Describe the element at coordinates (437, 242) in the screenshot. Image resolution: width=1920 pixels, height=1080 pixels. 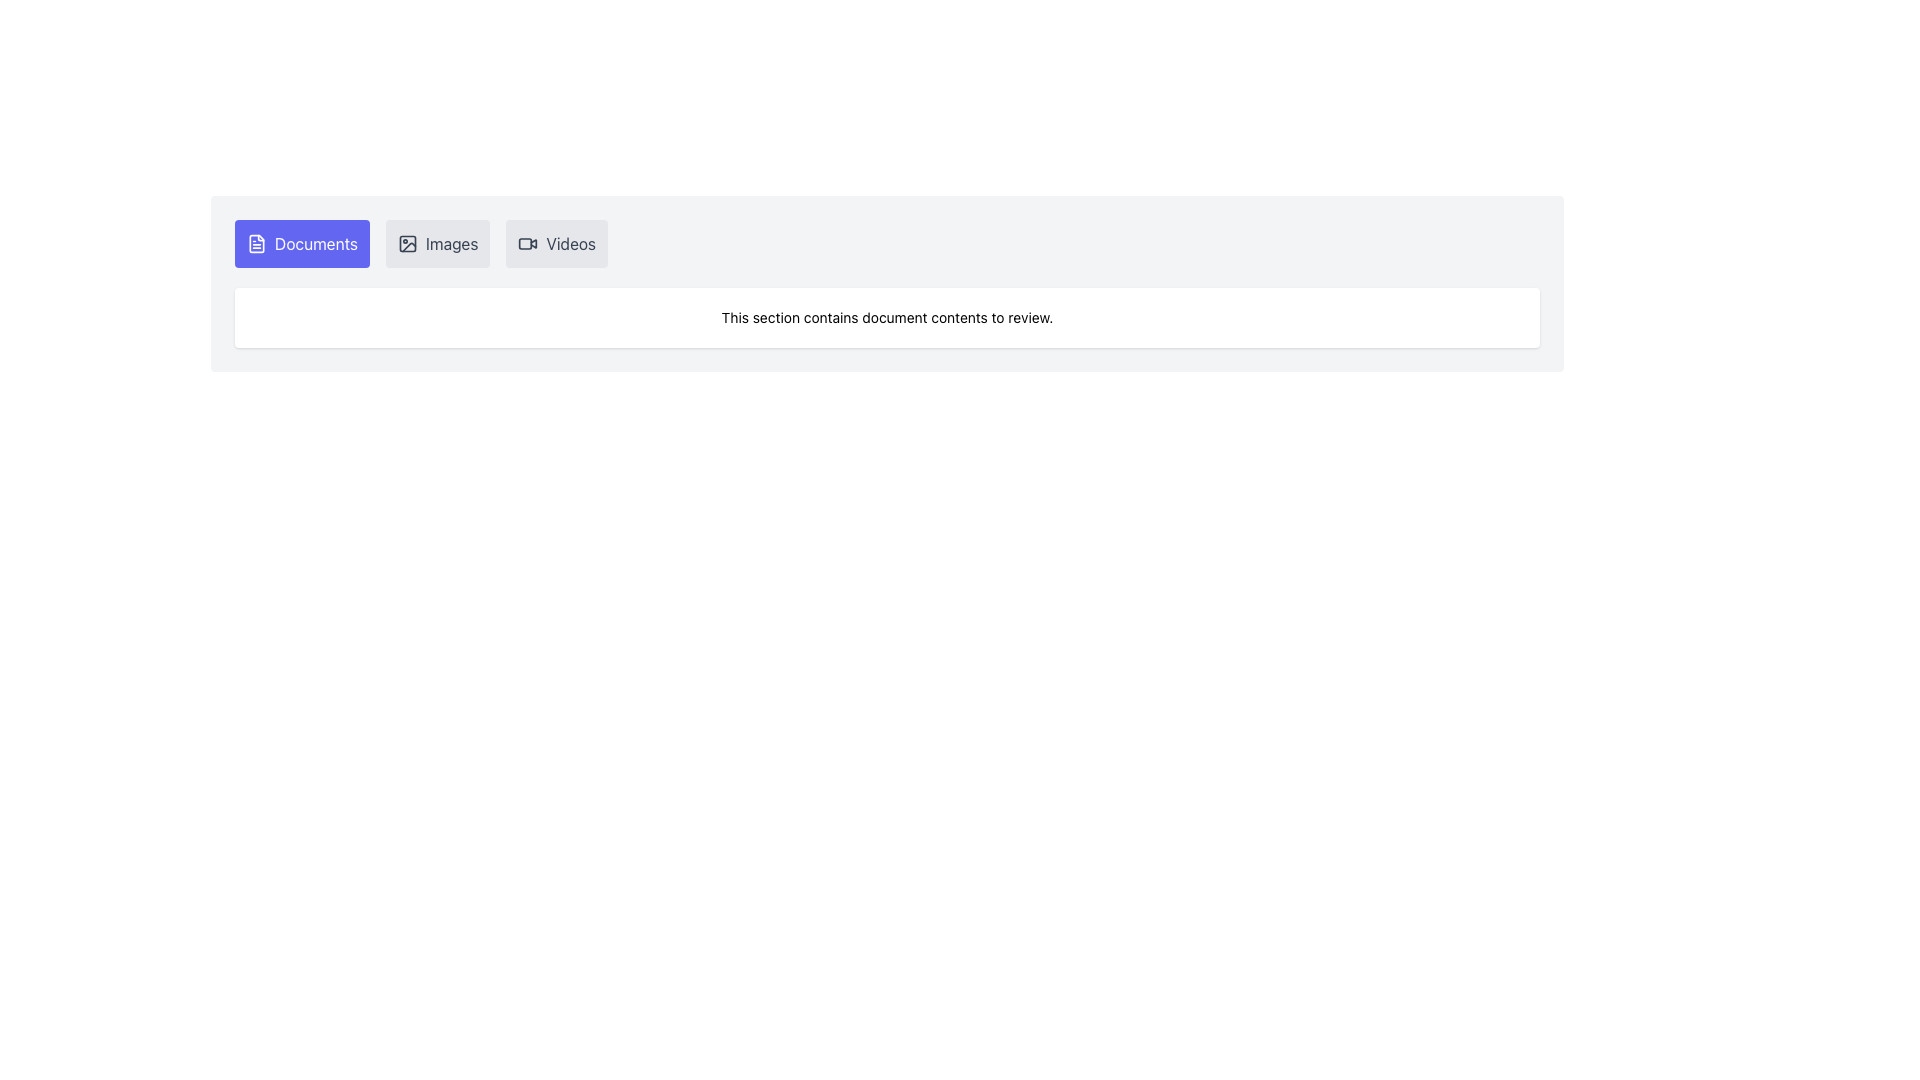
I see `the 'Images' button, which is a rectangular button with a light gray background, rounded corners, an icon resembling a picture frame on the left, and the text 'Images' centered vertically within the button` at that location.